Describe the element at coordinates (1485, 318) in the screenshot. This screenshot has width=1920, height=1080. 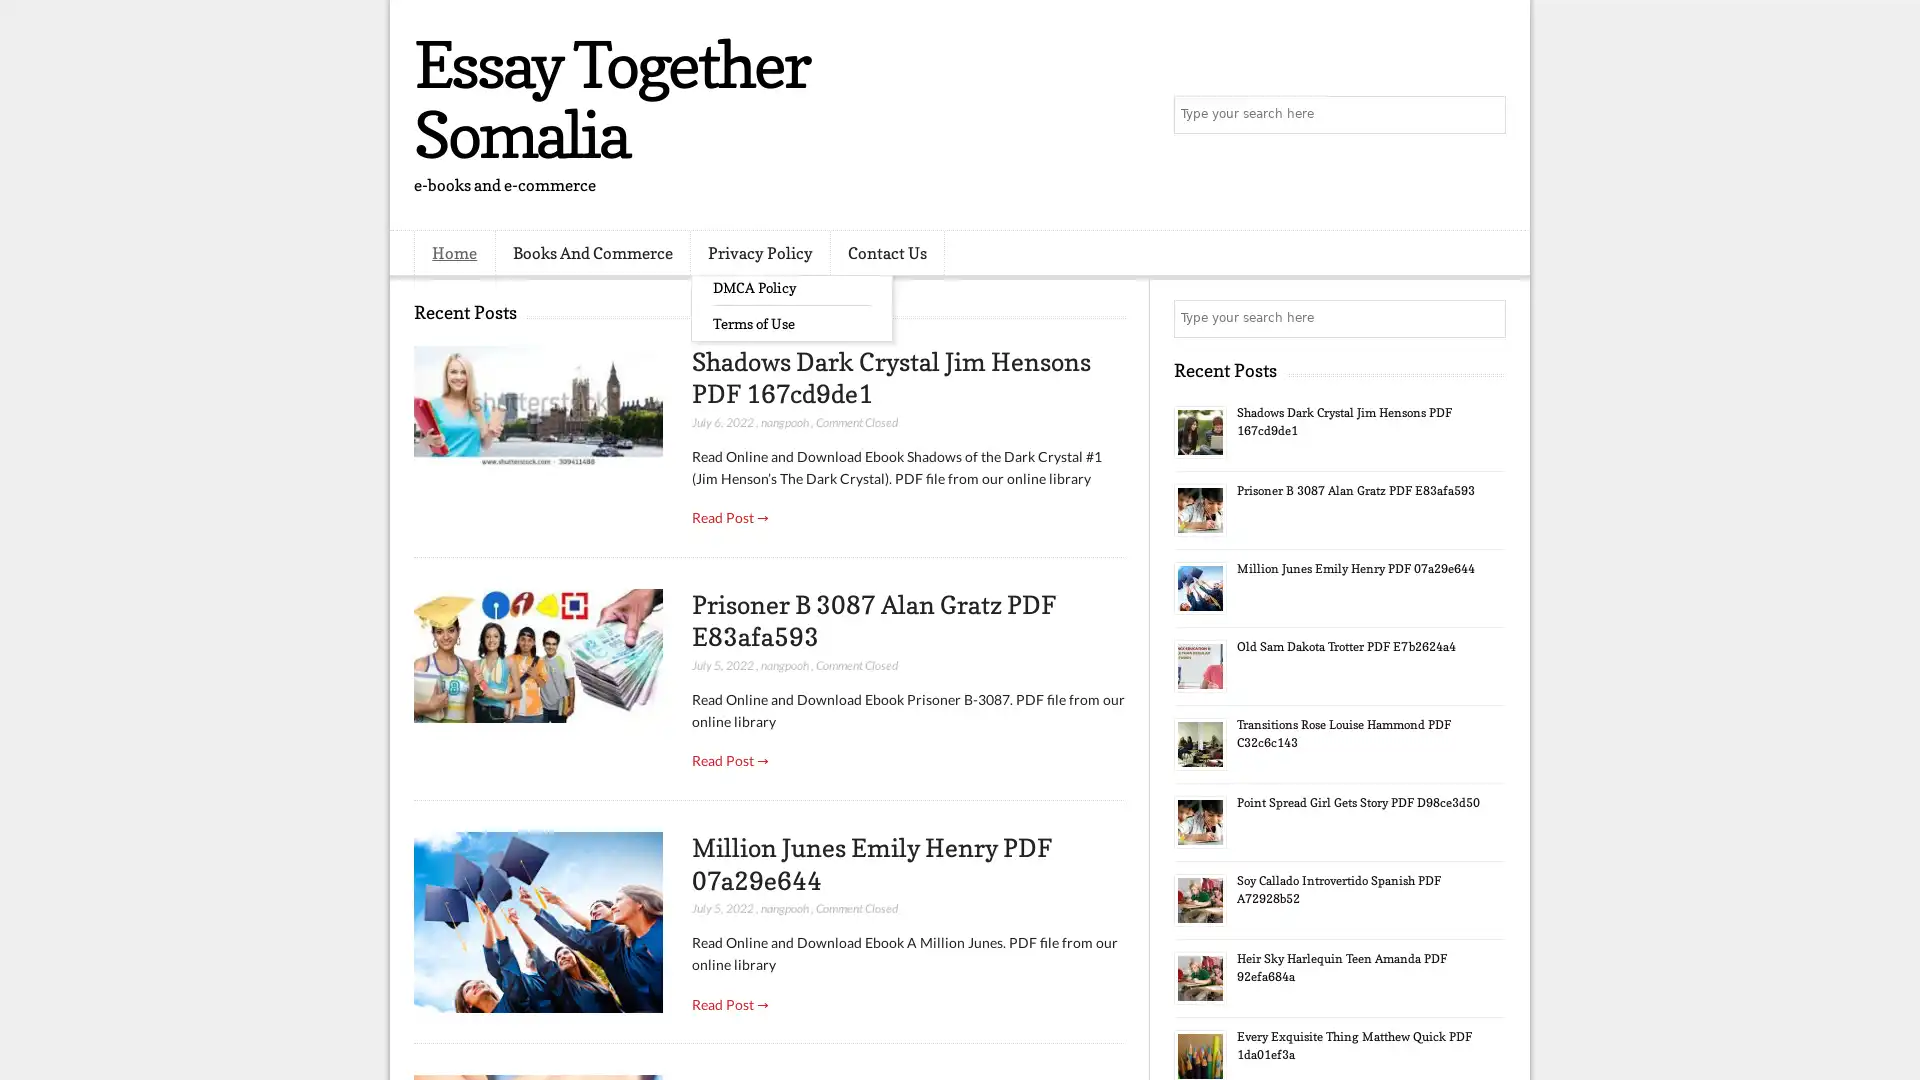
I see `Search` at that location.